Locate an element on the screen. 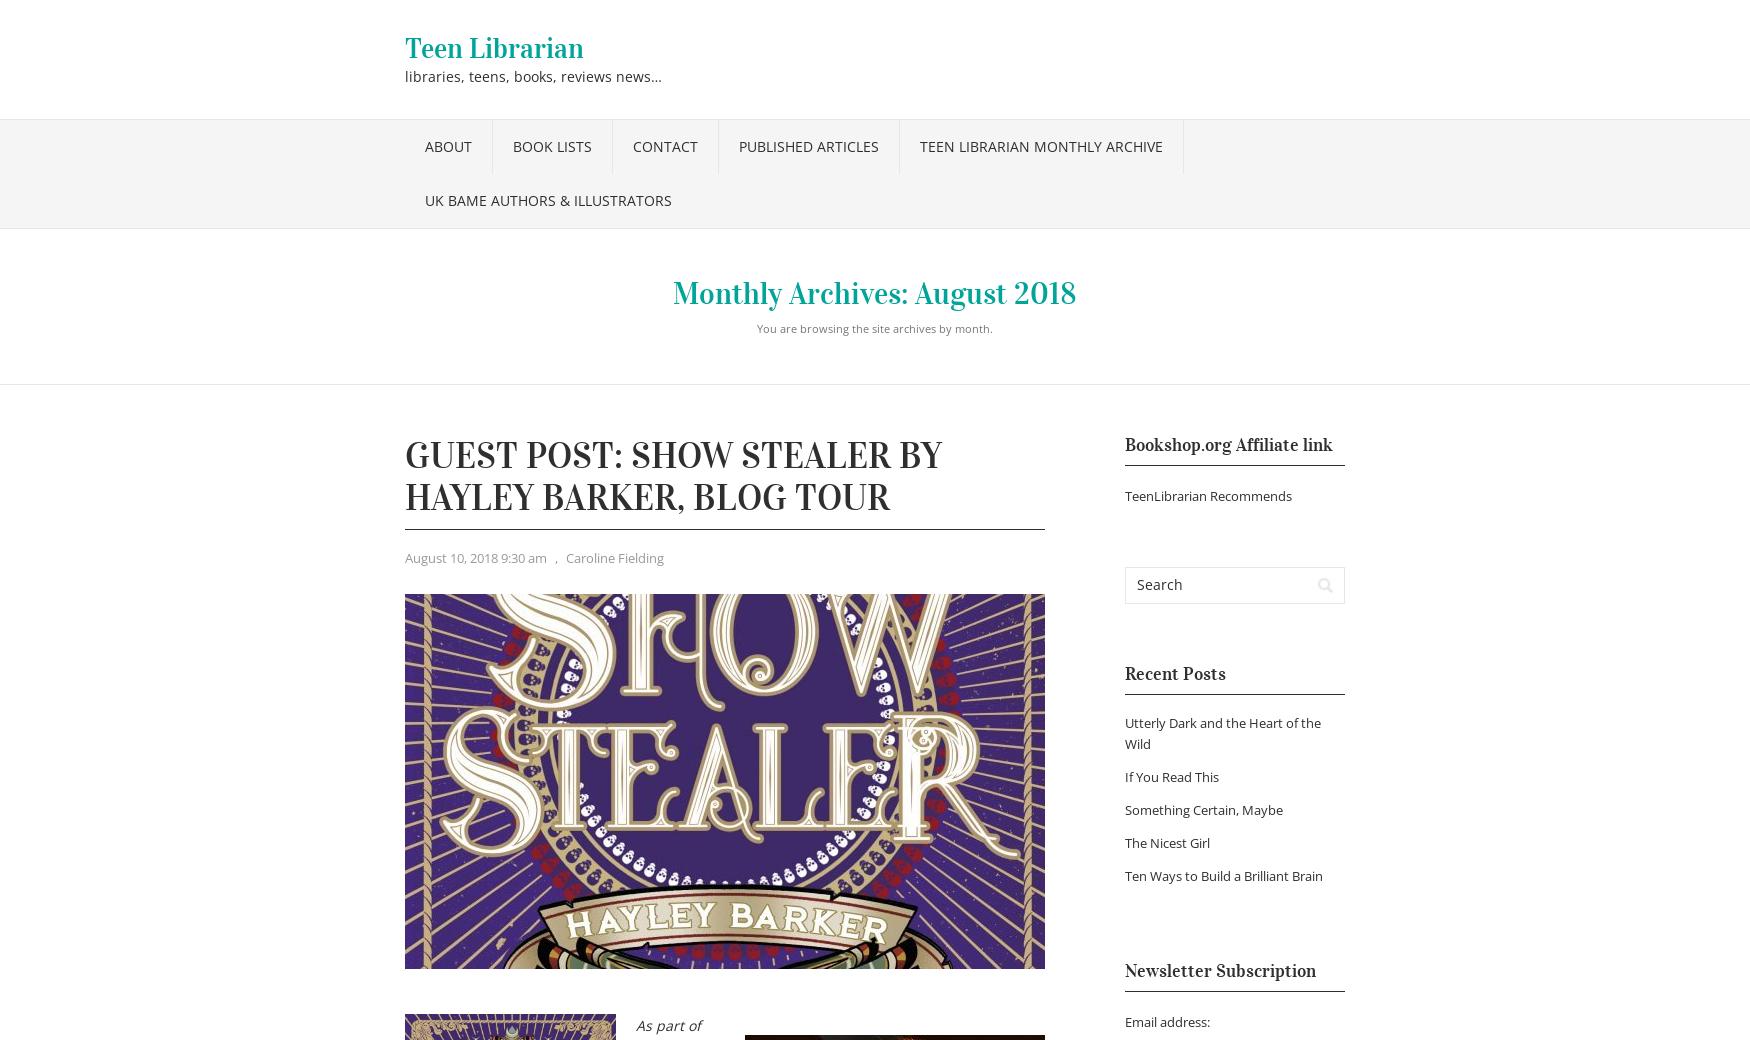 This screenshot has width=1750, height=1040. 'Something Certain, Maybe' is located at coordinates (1204, 808).